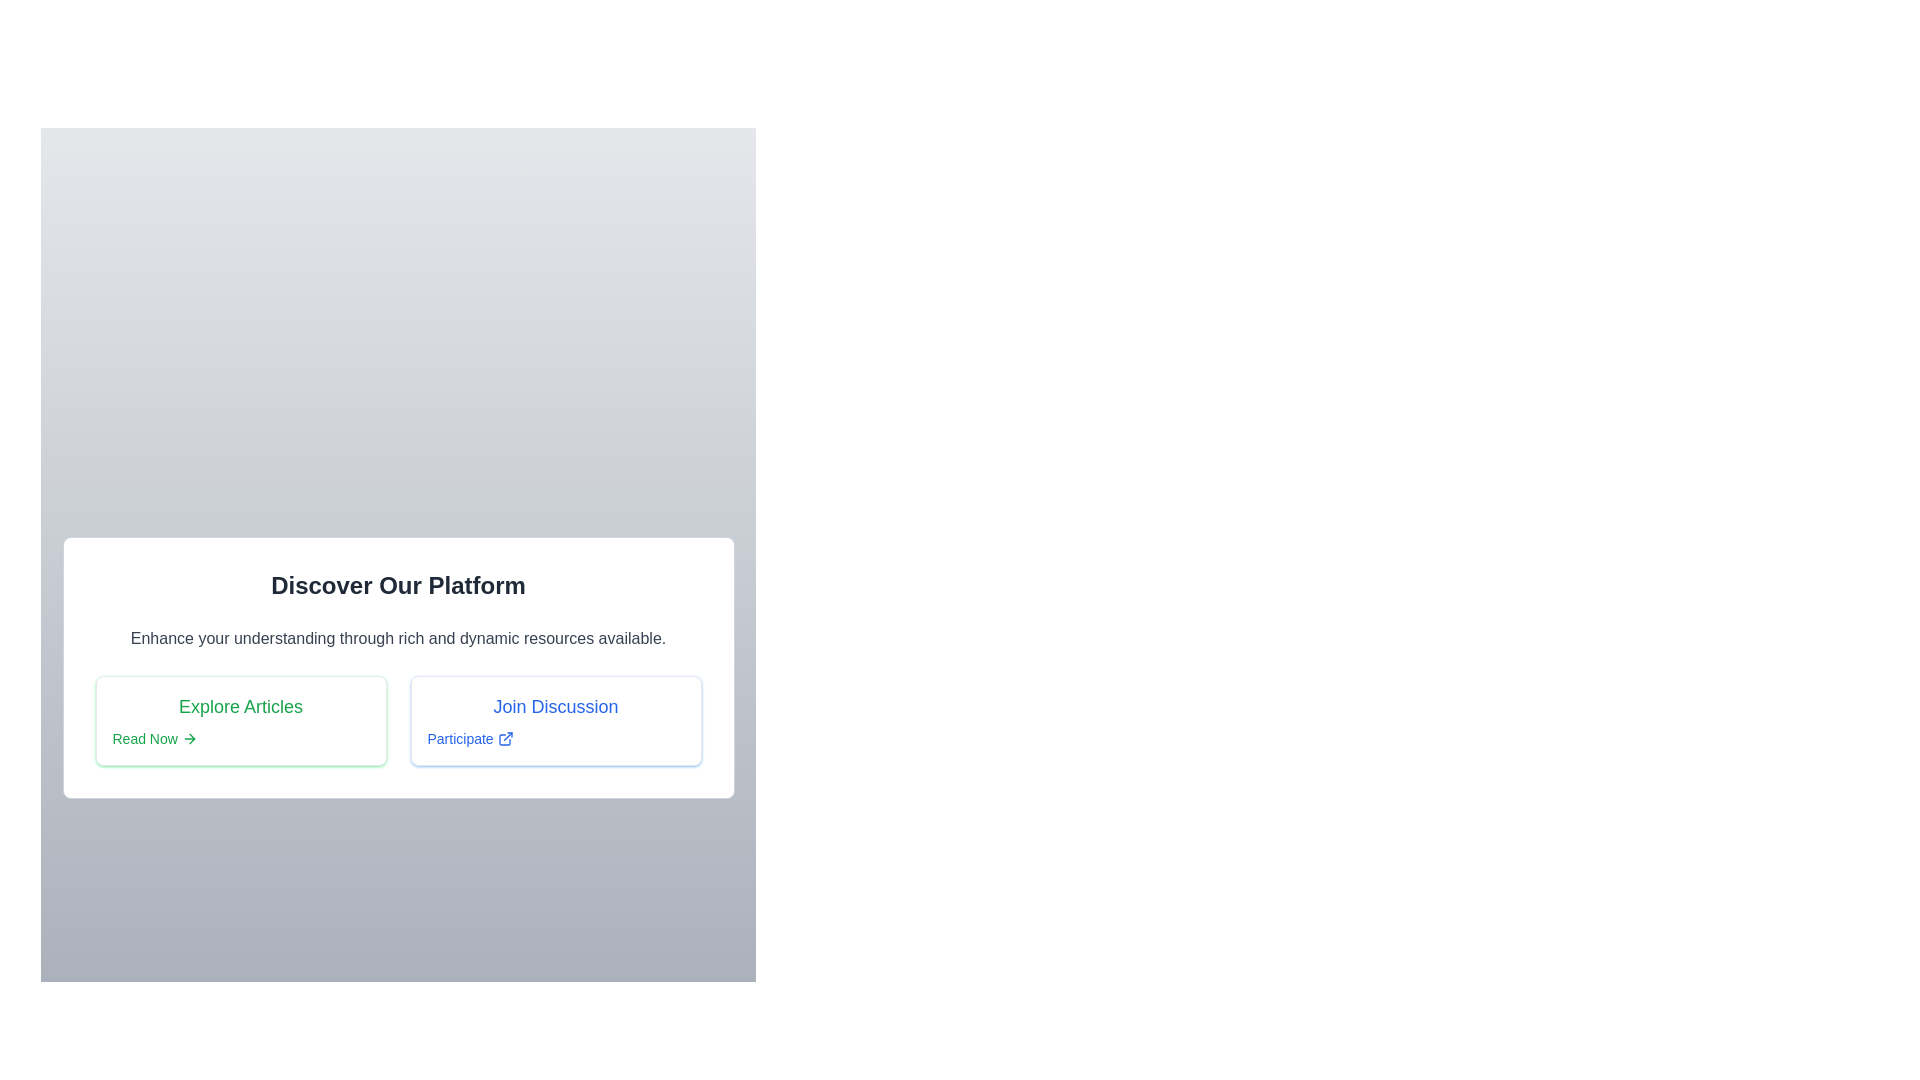 This screenshot has height=1080, width=1920. Describe the element at coordinates (189, 739) in the screenshot. I see `the rightward pointing arrow icon adjacent to the 'Read Now' text in the 'Explore Articles' section` at that location.